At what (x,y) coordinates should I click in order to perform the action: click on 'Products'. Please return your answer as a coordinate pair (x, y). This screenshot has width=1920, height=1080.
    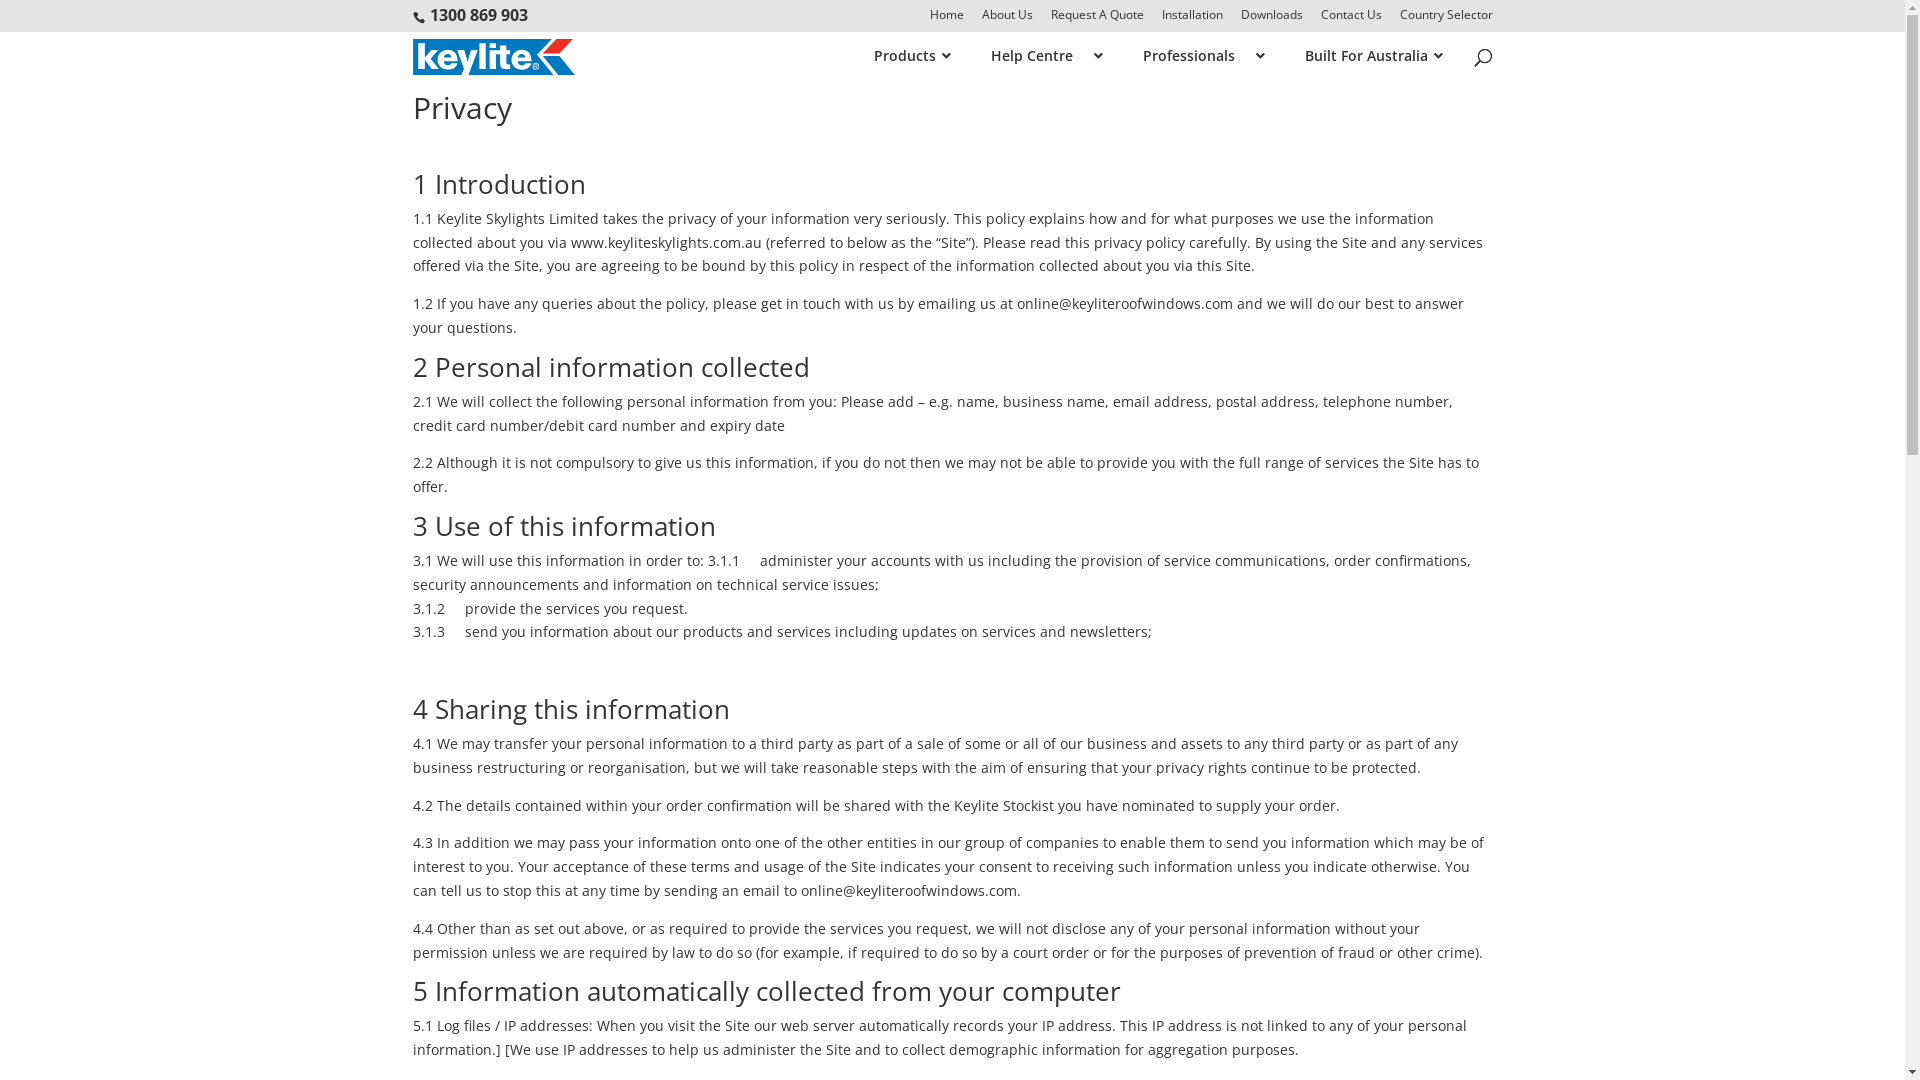
    Looking at the image, I should click on (901, 55).